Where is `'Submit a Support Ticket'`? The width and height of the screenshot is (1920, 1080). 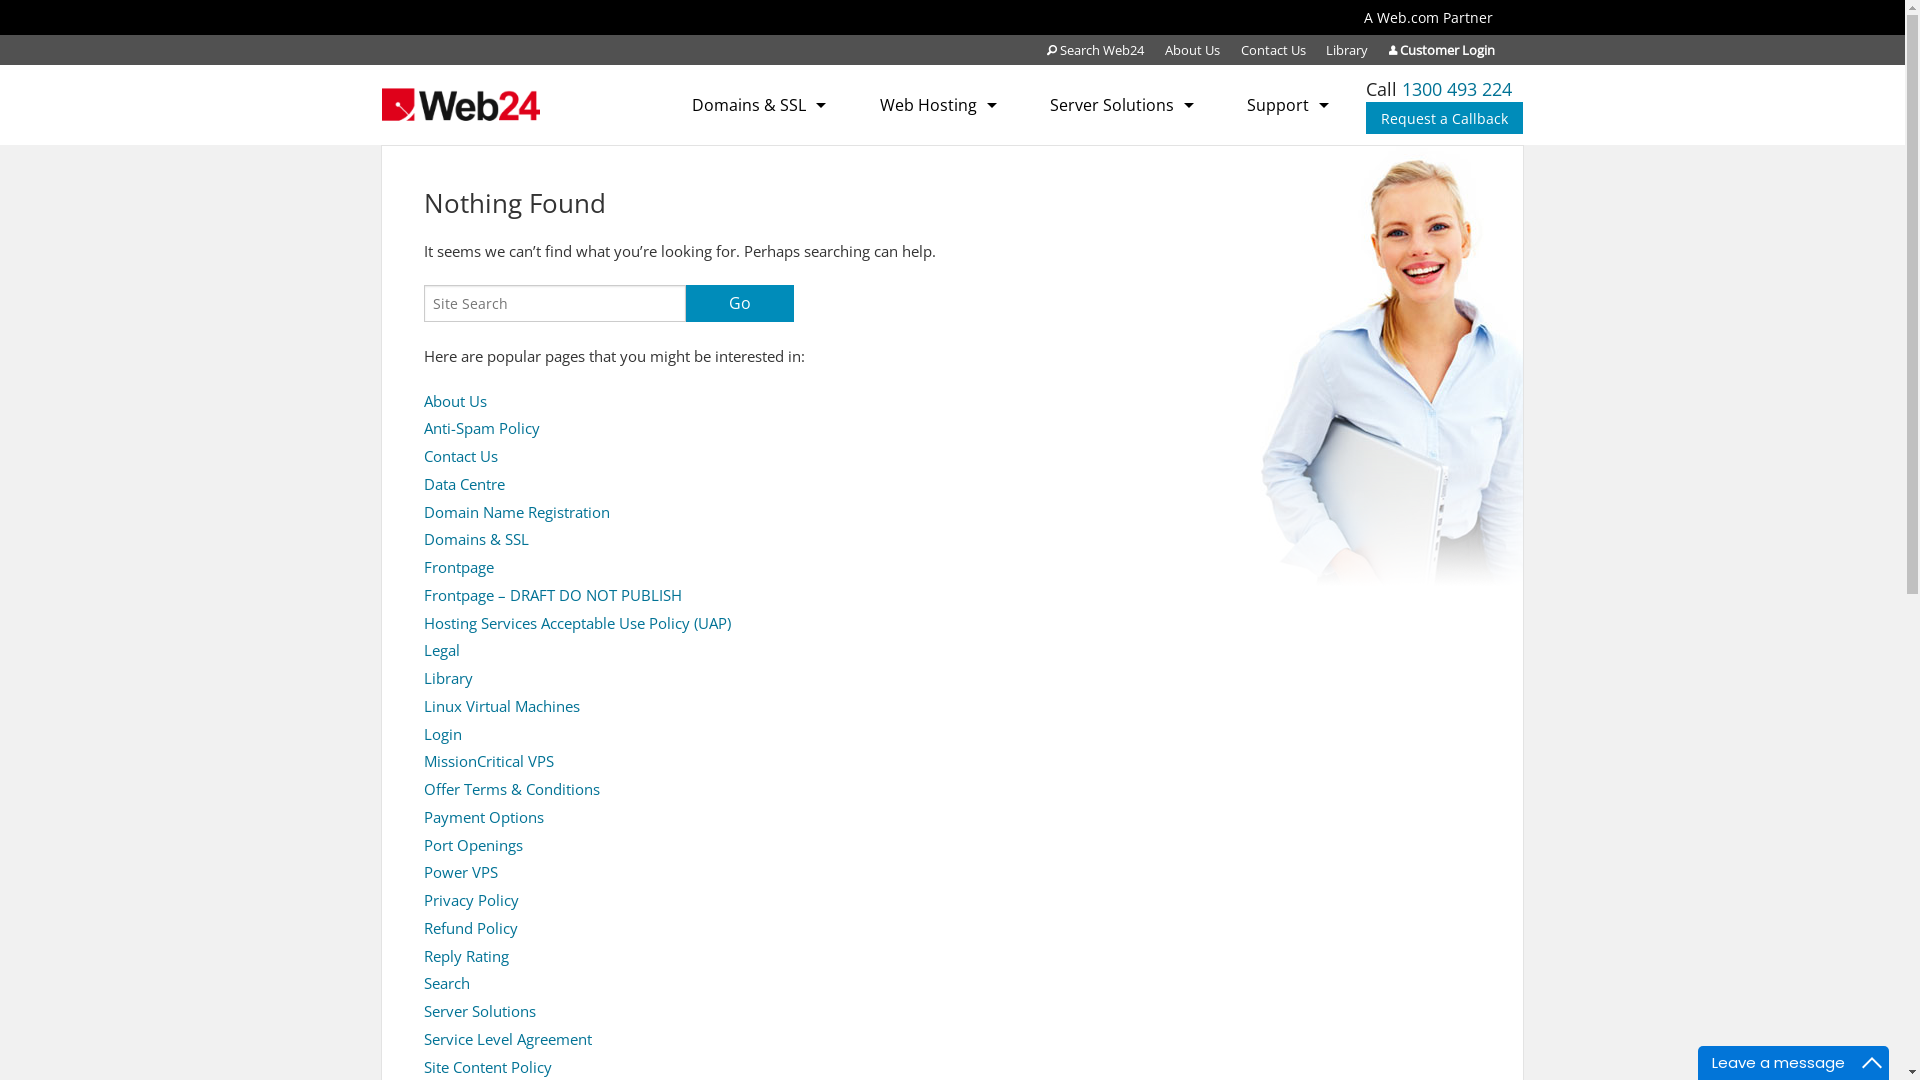 'Submit a Support Ticket' is located at coordinates (1219, 165).